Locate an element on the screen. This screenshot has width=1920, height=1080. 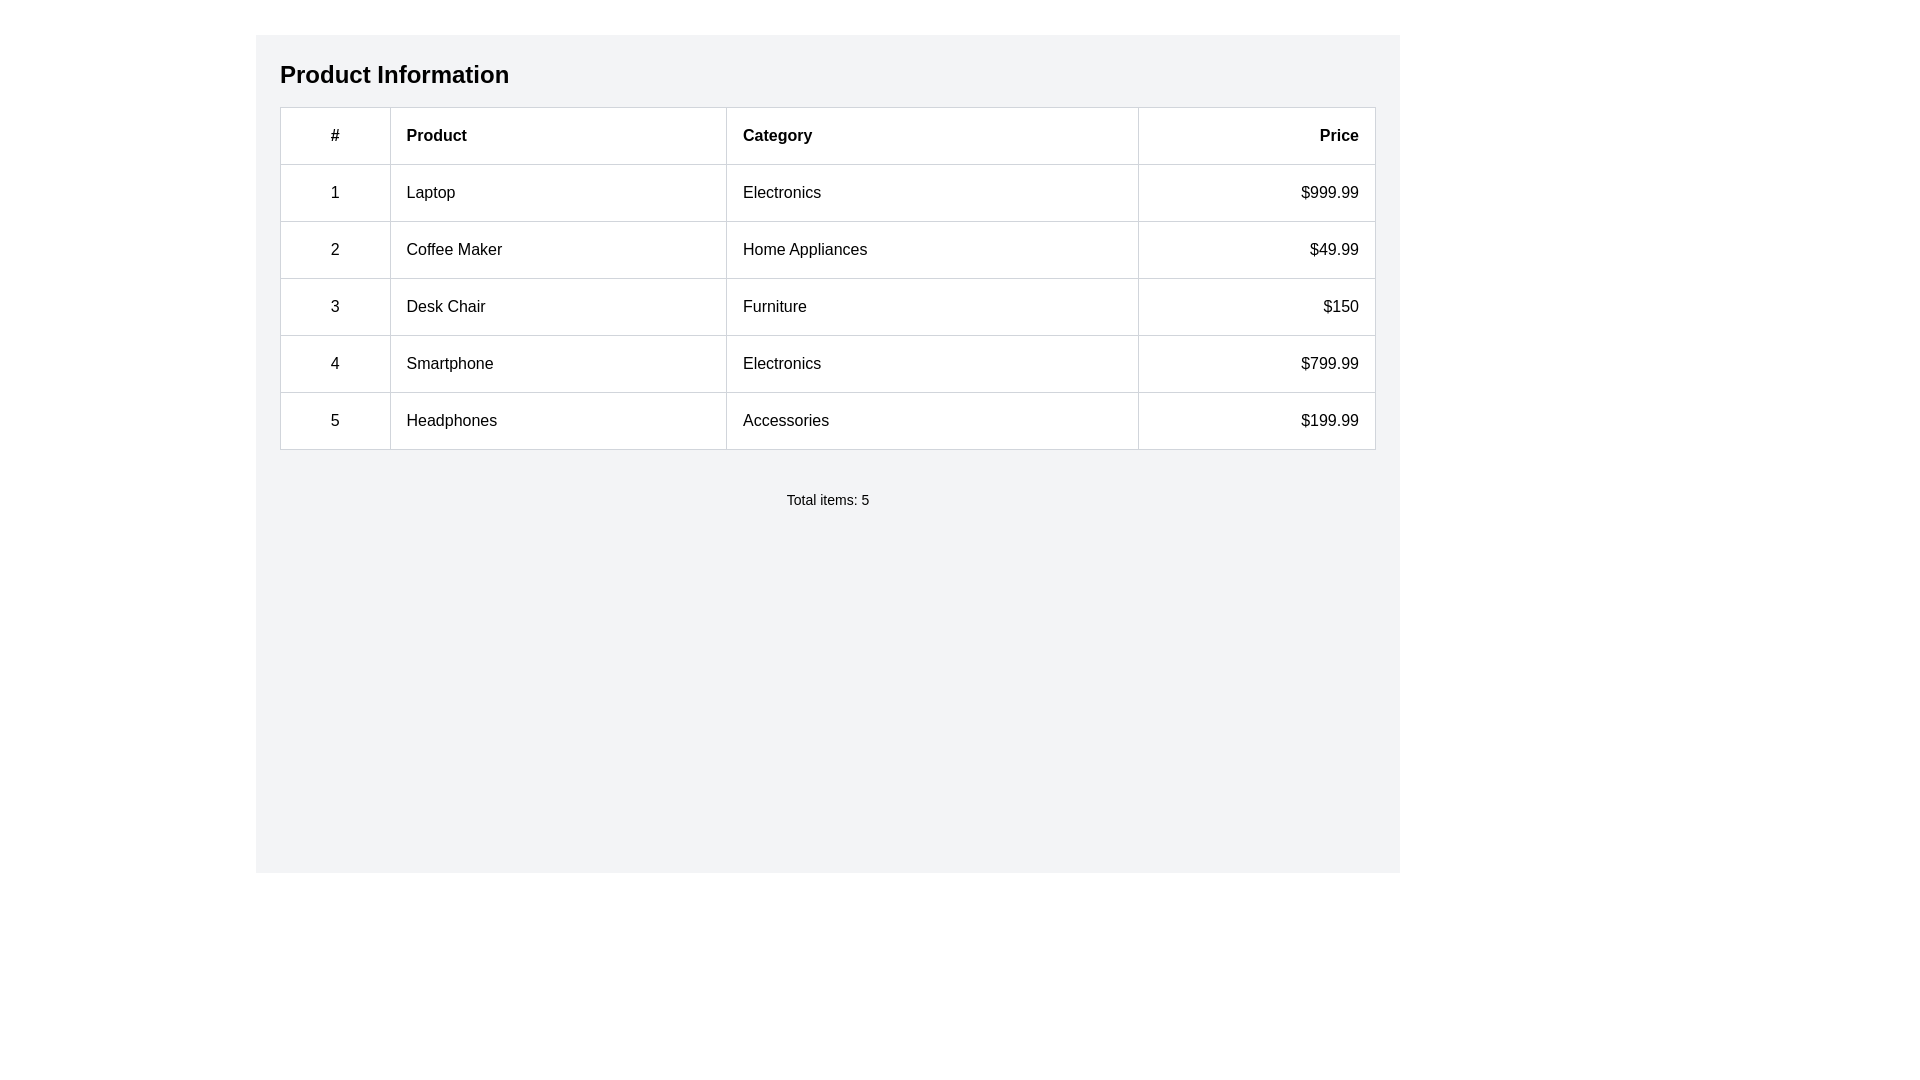
bold, large-sized text 'Product Information' displayed at the top of the section is located at coordinates (394, 73).